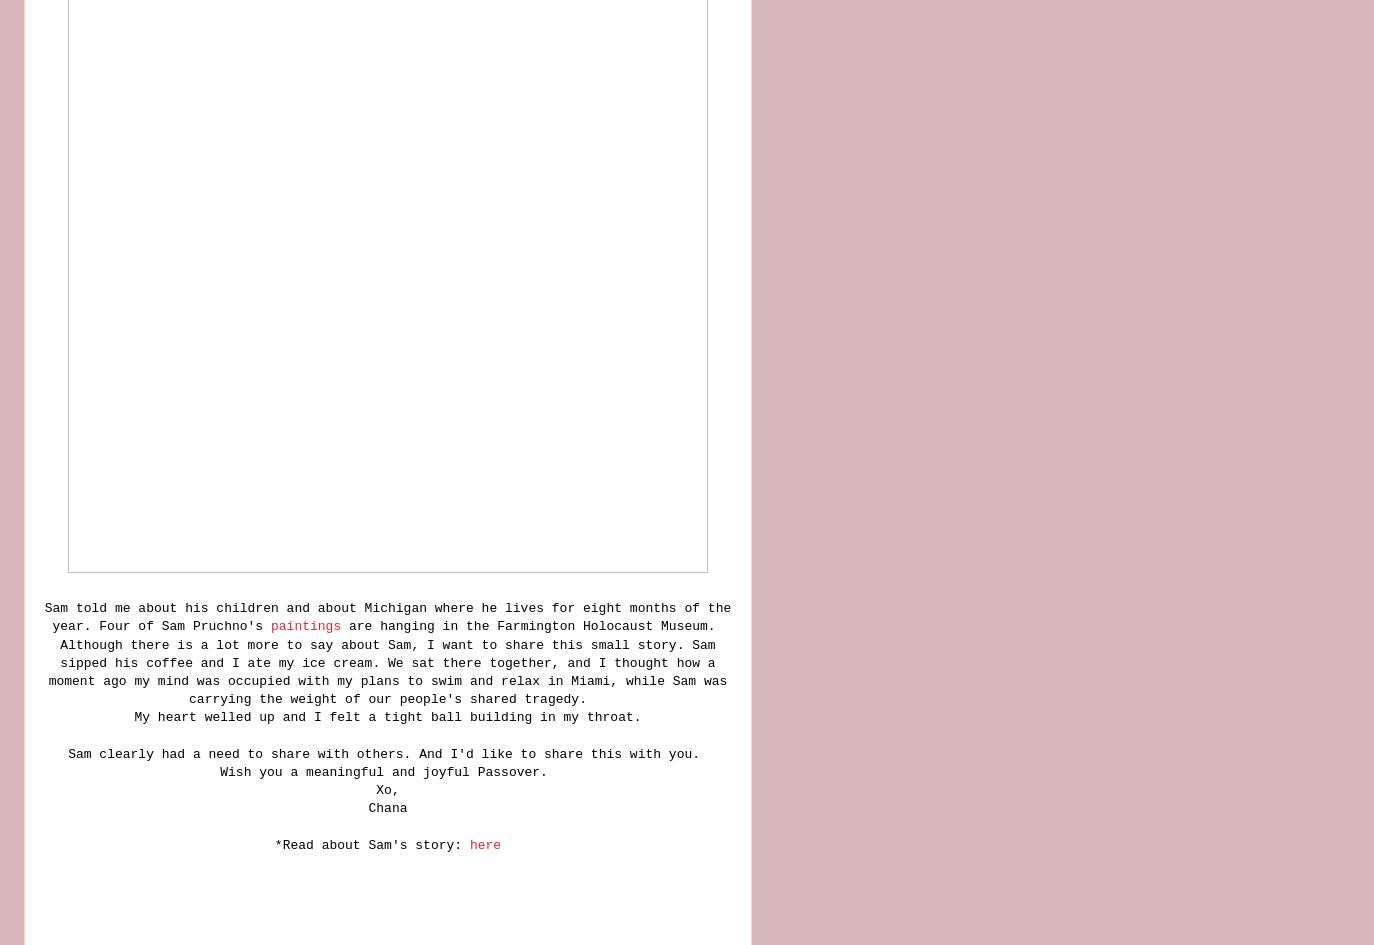 The image size is (1374, 945). What do you see at coordinates (371, 844) in the screenshot?
I see `'*Read about Sam's story:'` at bounding box center [371, 844].